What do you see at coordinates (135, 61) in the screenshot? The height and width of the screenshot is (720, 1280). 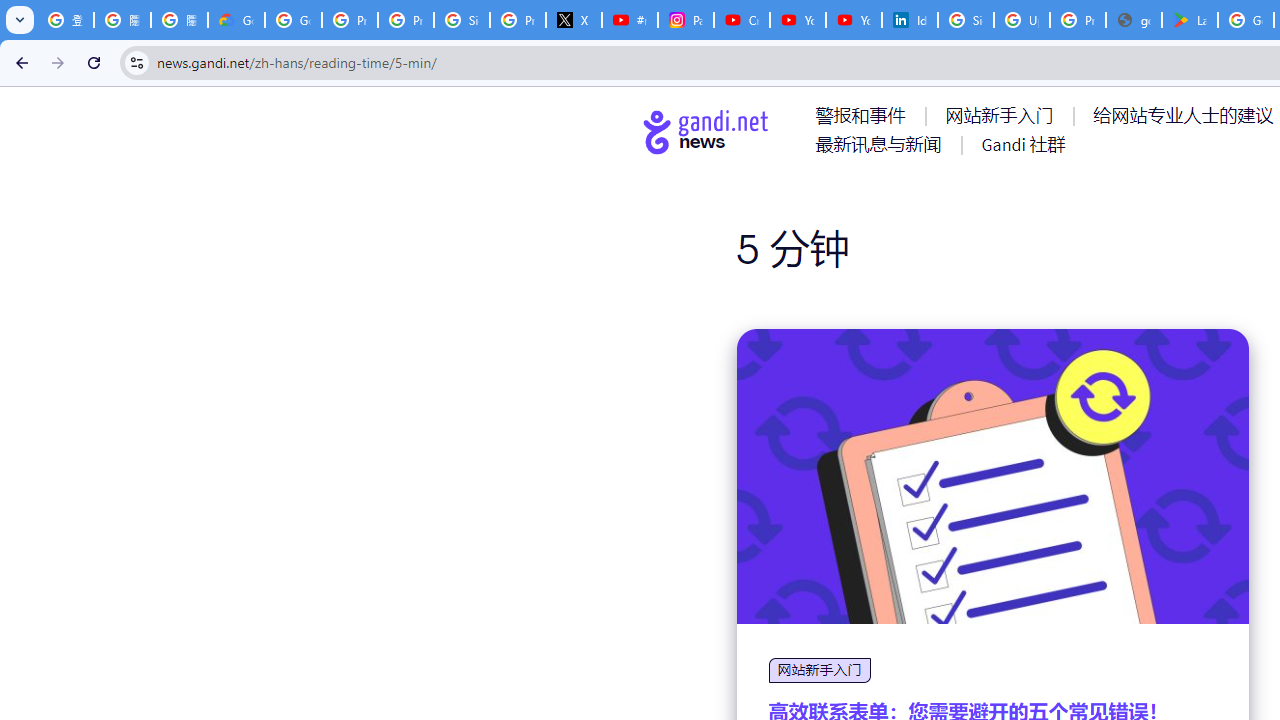 I see `'View site information'` at bounding box center [135, 61].